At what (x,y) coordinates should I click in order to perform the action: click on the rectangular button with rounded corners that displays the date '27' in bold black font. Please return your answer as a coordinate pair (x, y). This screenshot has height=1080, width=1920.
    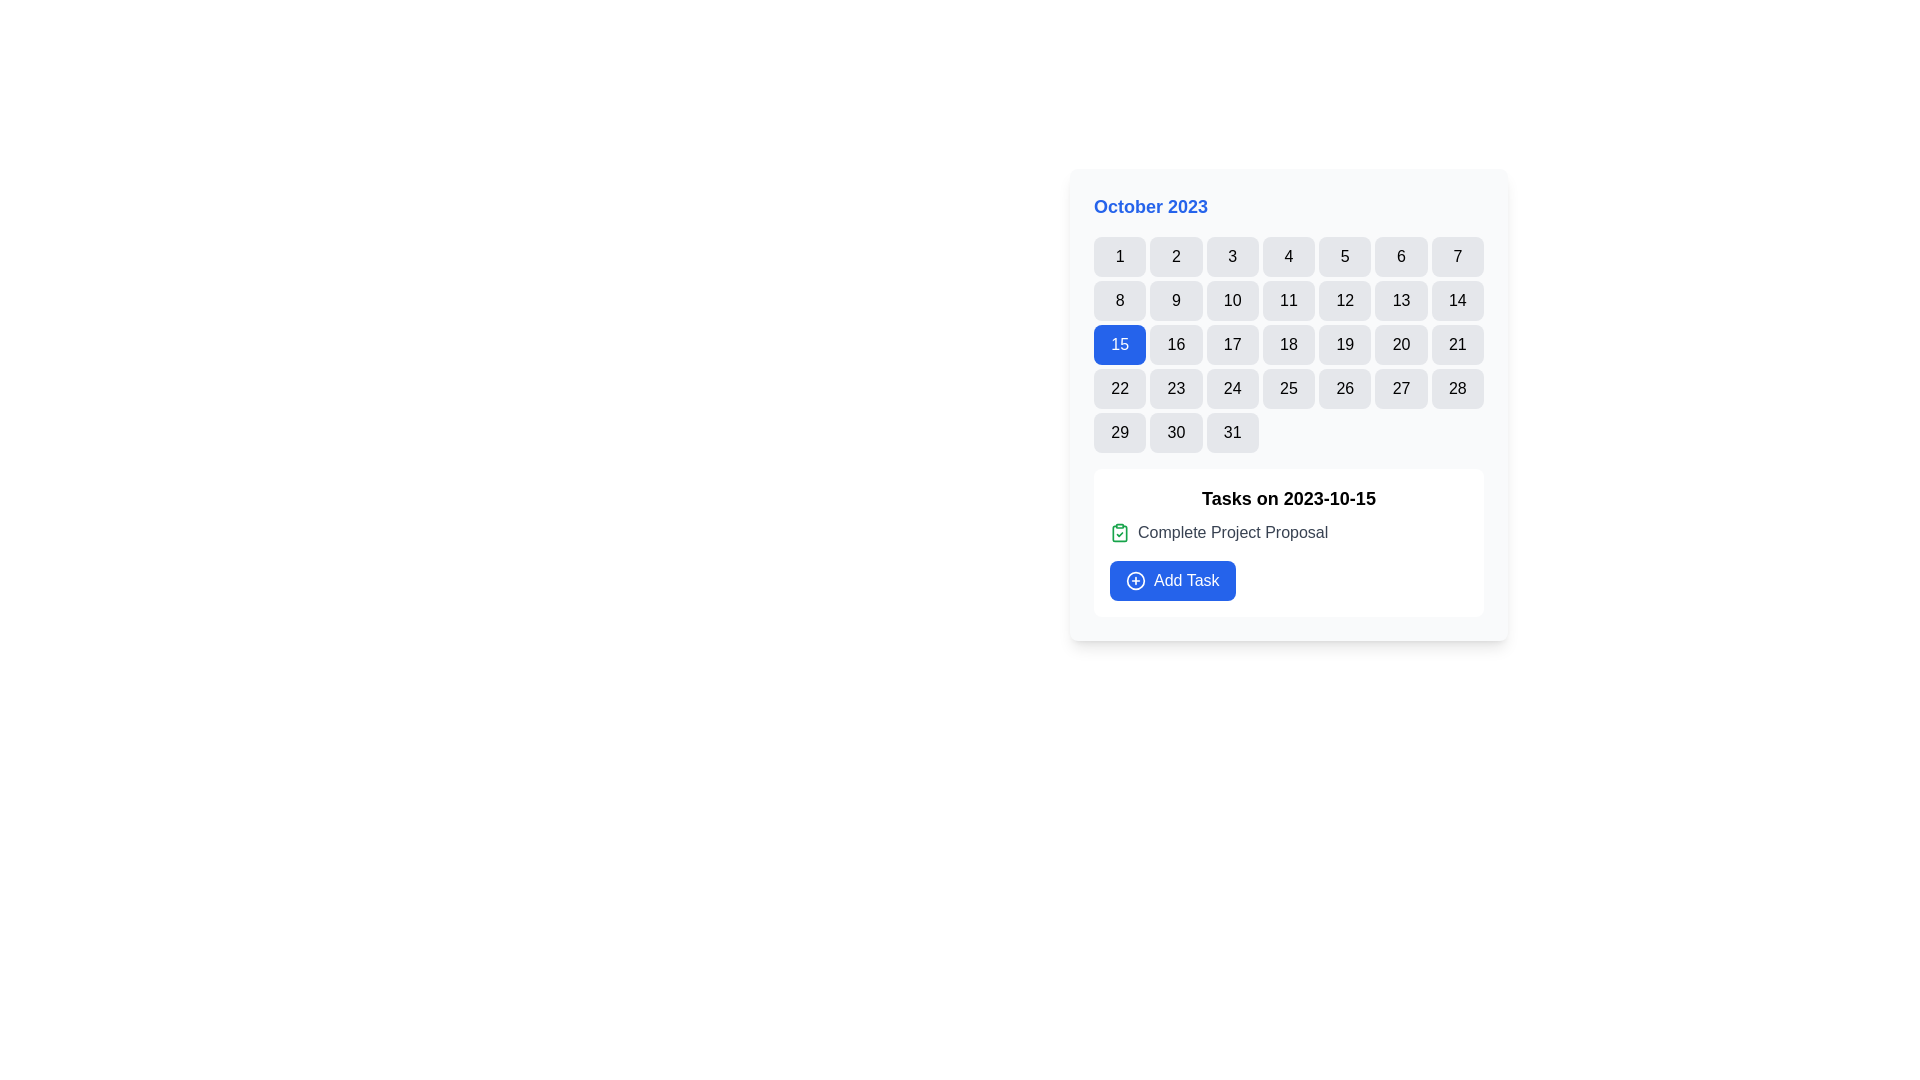
    Looking at the image, I should click on (1400, 389).